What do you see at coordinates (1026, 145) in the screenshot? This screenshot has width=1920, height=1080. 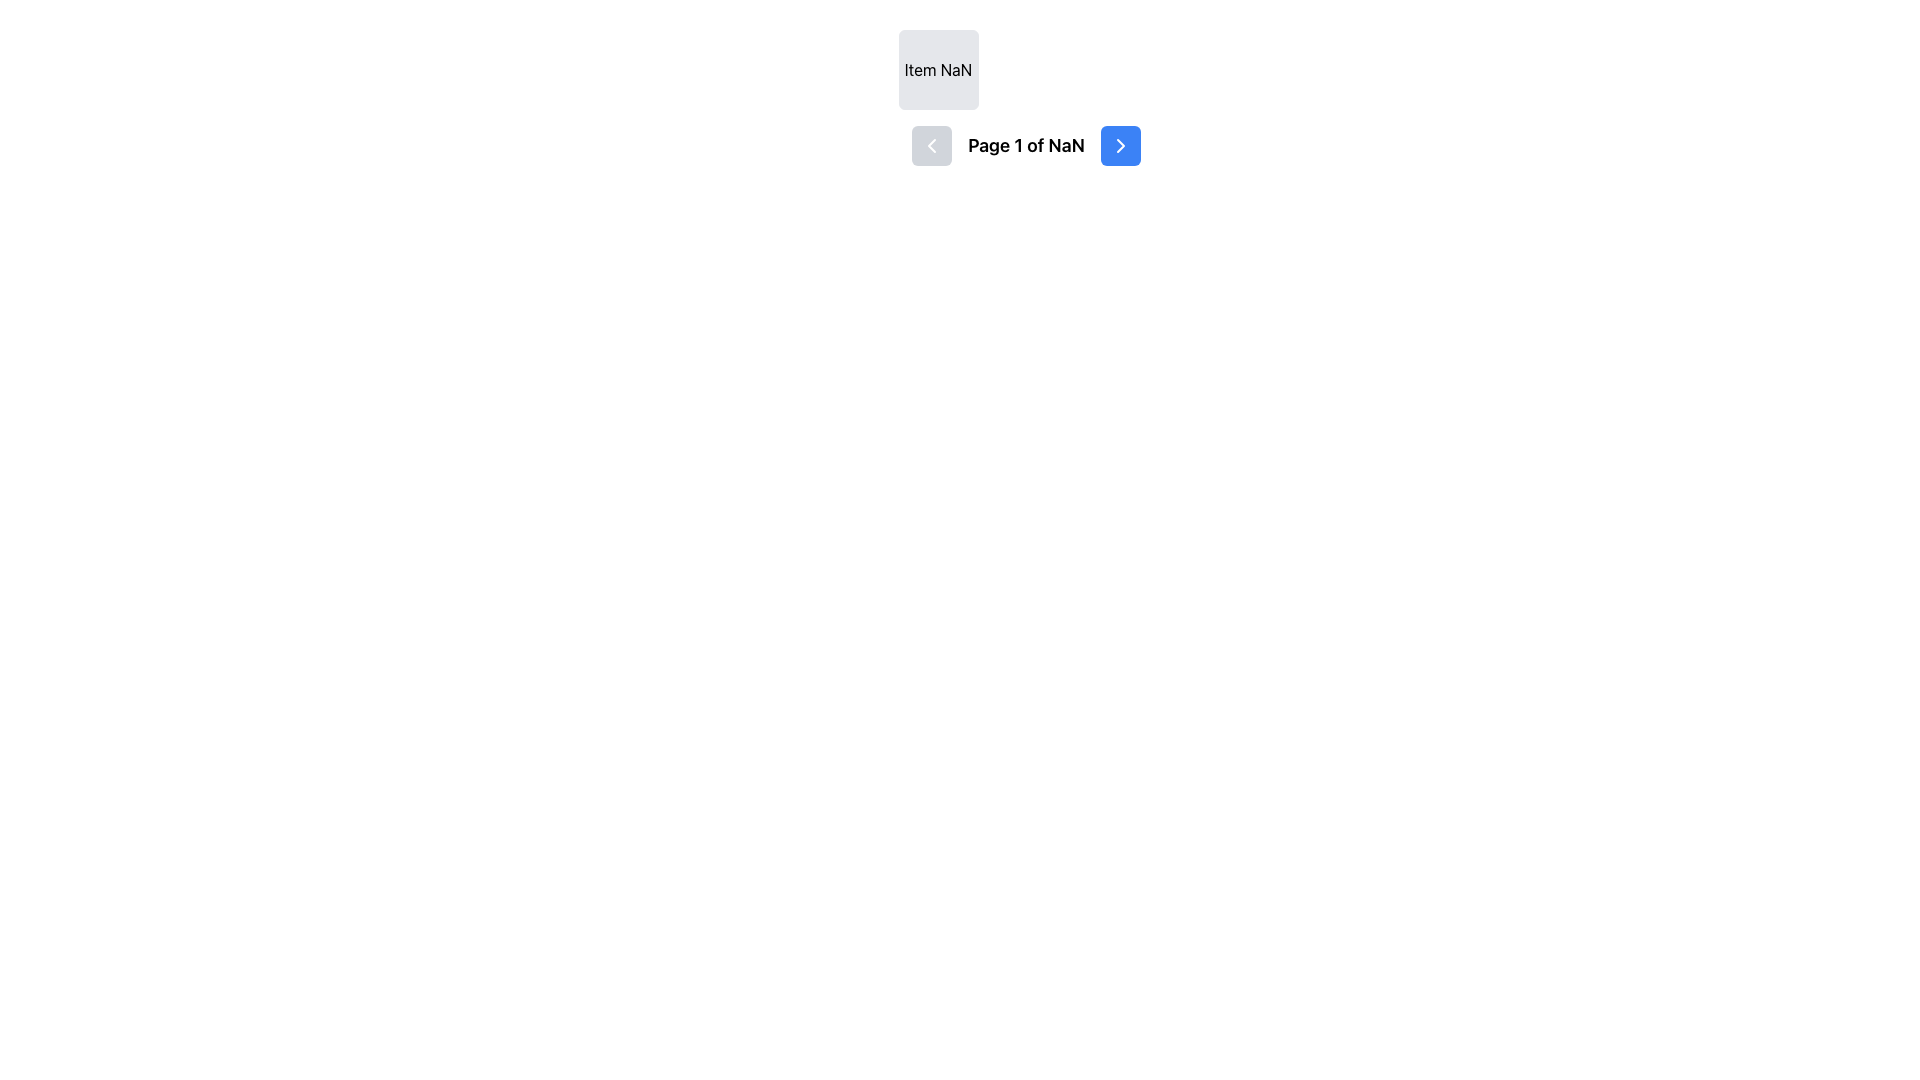 I see `the text label that displays the current page number and total number of pages in the paginated view, located between the previous page button and the next page button` at bounding box center [1026, 145].